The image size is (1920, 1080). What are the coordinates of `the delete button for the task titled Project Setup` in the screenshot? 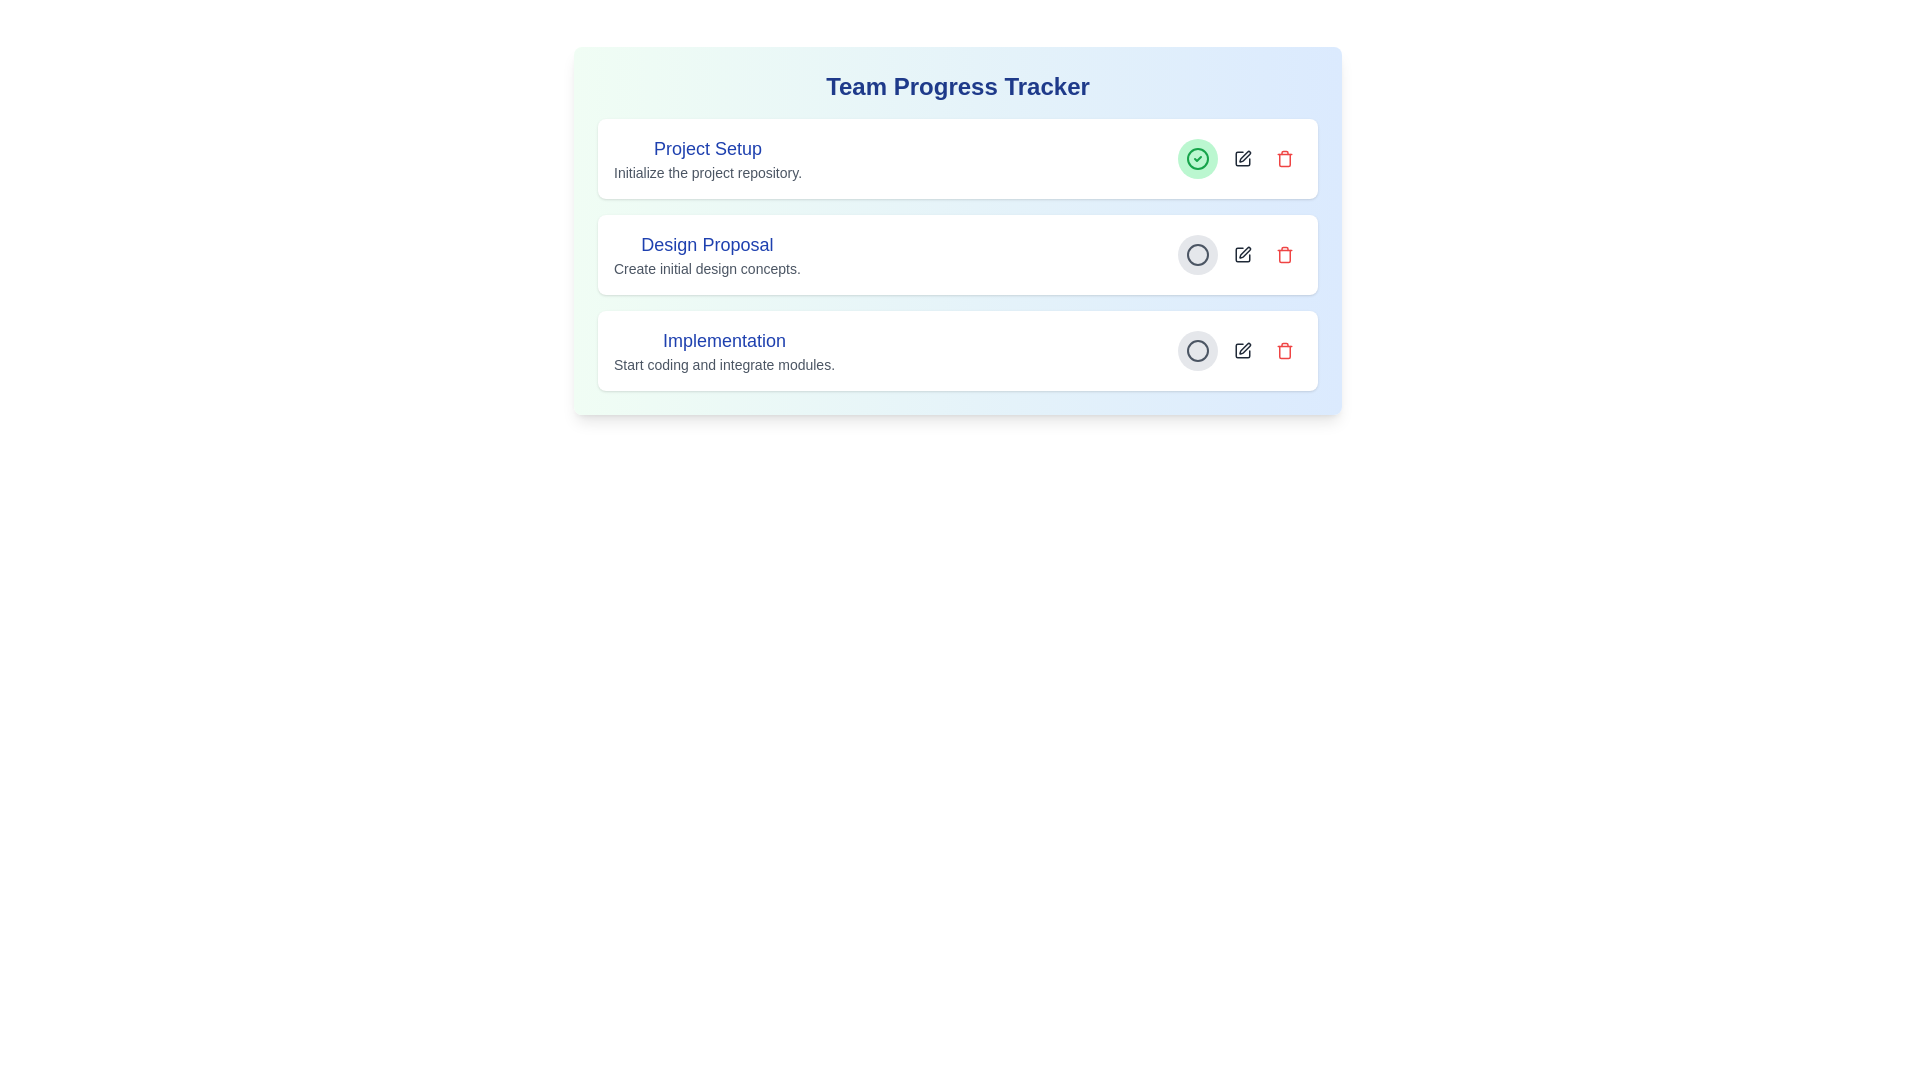 It's located at (1285, 157).